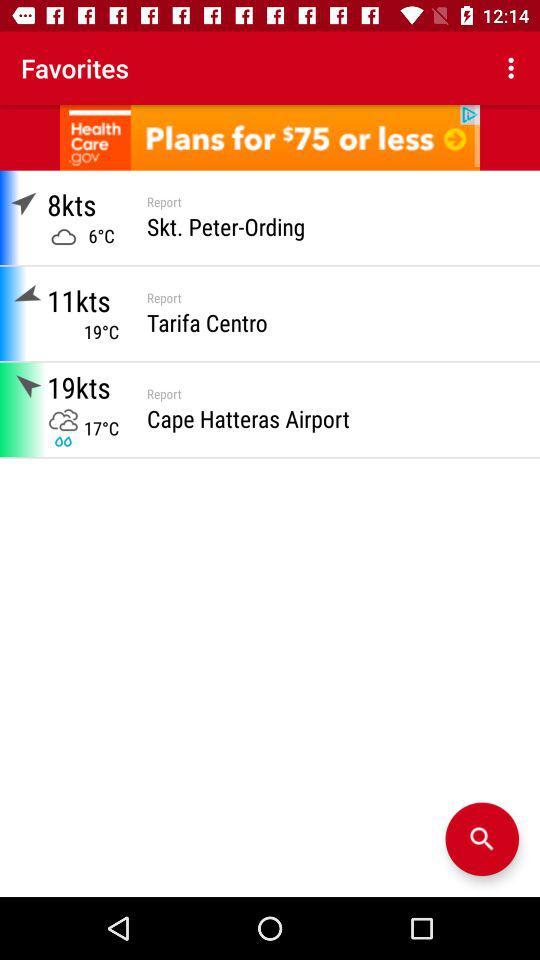 The image size is (540, 960). I want to click on red color circle, so click(481, 839).